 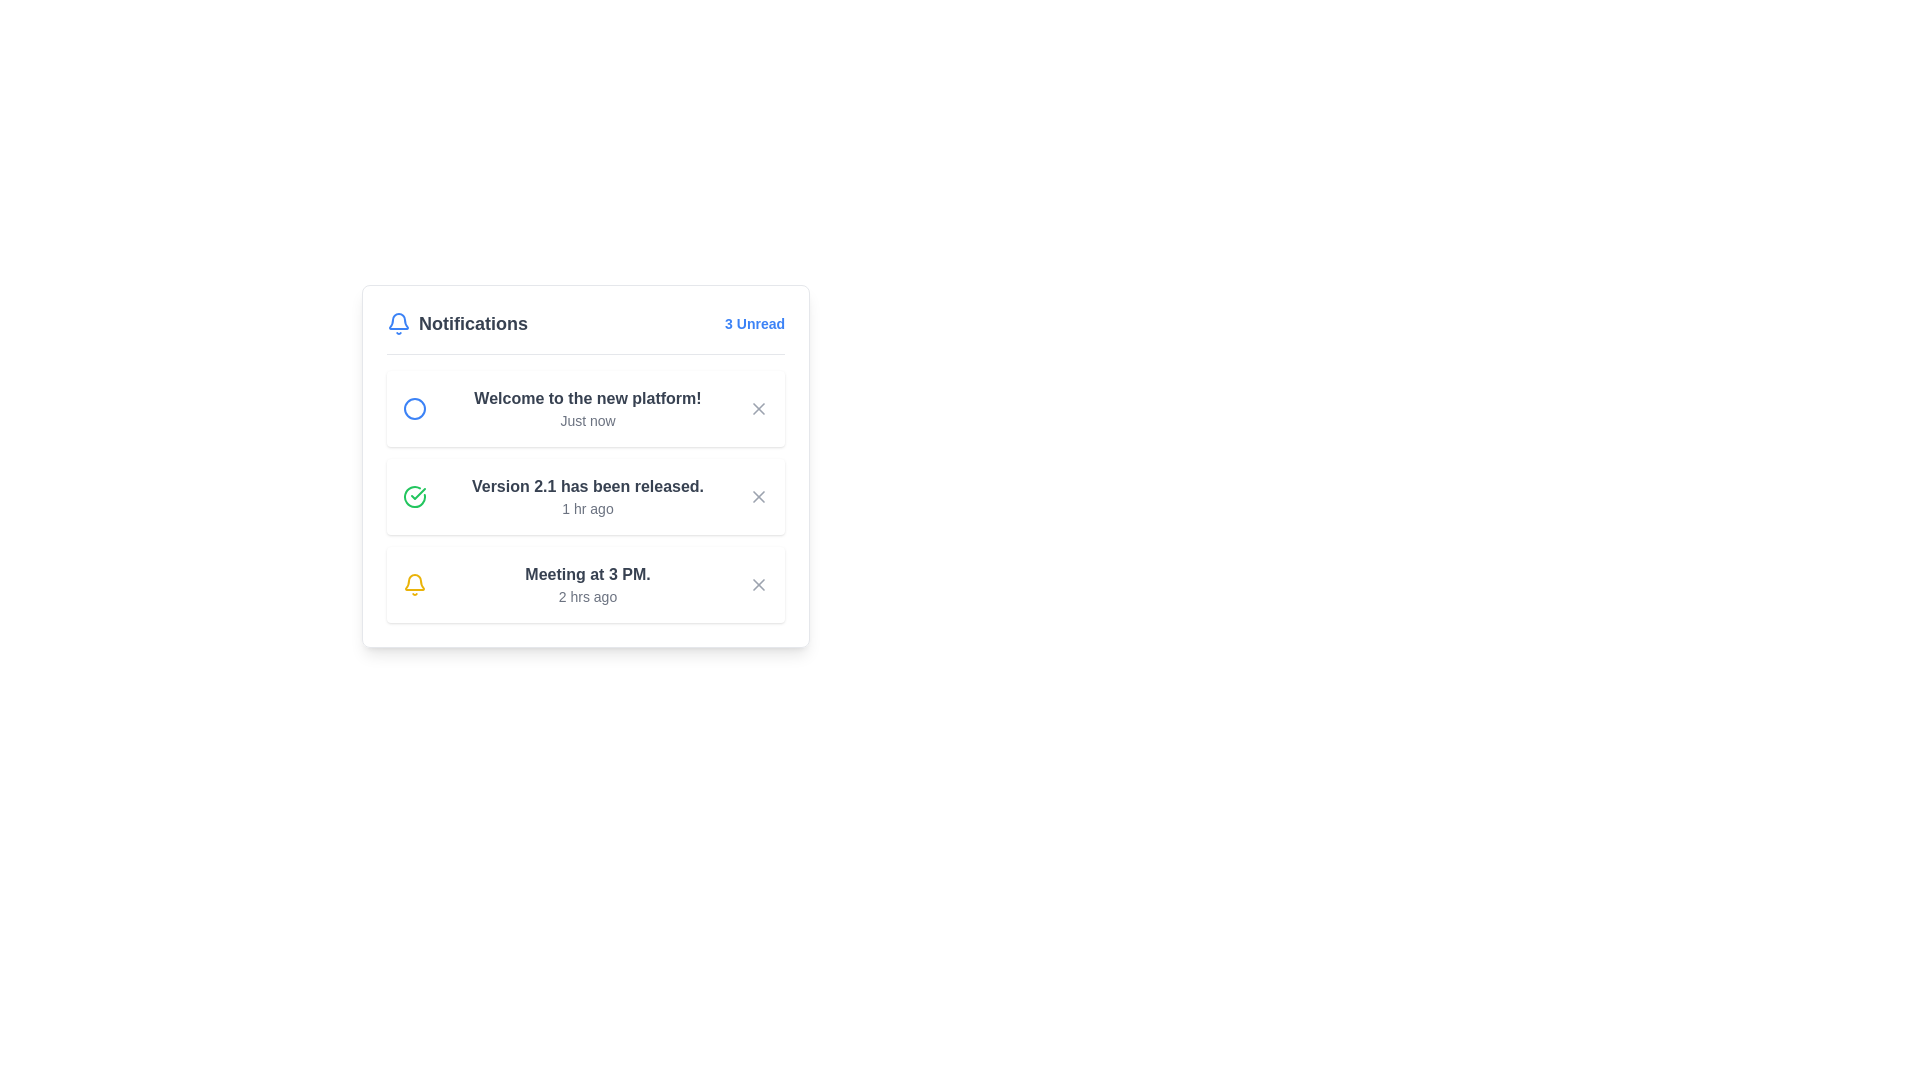 I want to click on the Text Label with Icon indicating the notifications section, located at the top-left corner of the notification panel, so click(x=456, y=323).